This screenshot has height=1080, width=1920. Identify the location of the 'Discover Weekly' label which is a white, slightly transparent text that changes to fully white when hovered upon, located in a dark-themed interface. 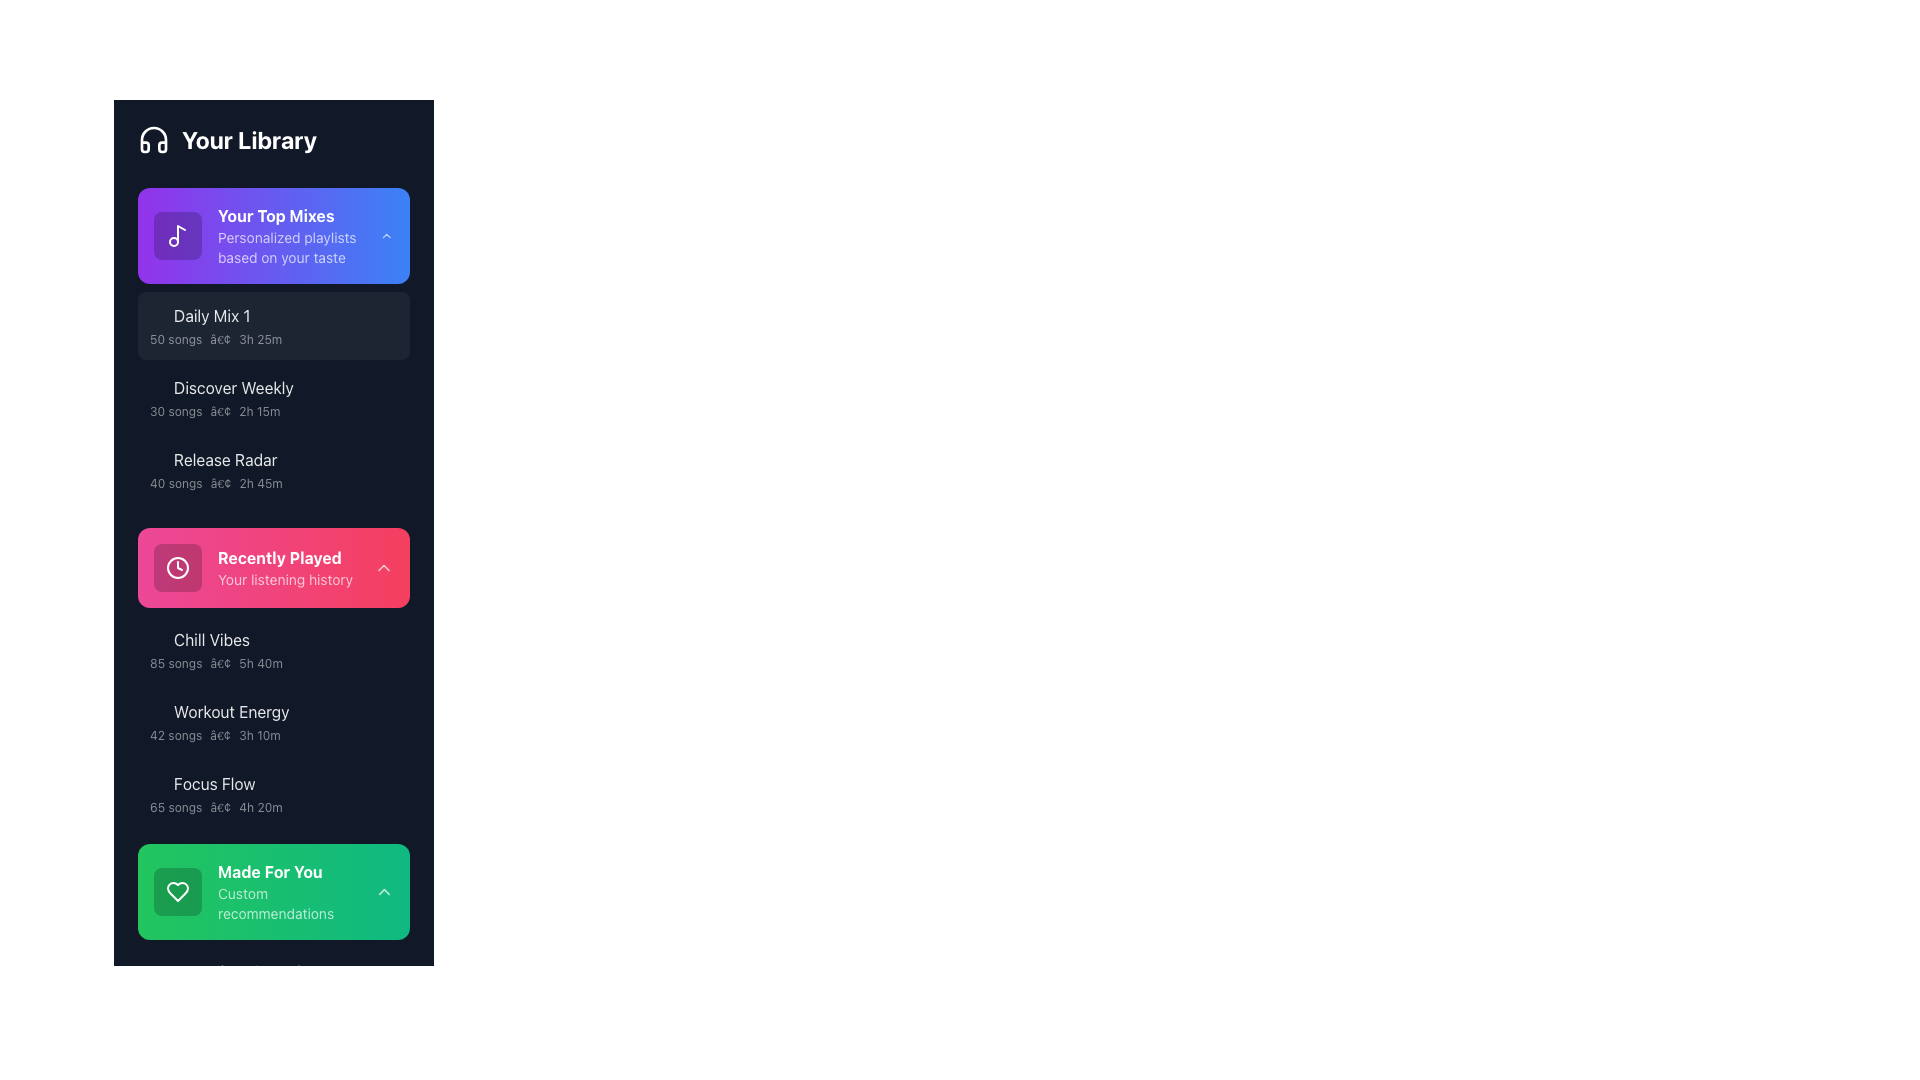
(233, 388).